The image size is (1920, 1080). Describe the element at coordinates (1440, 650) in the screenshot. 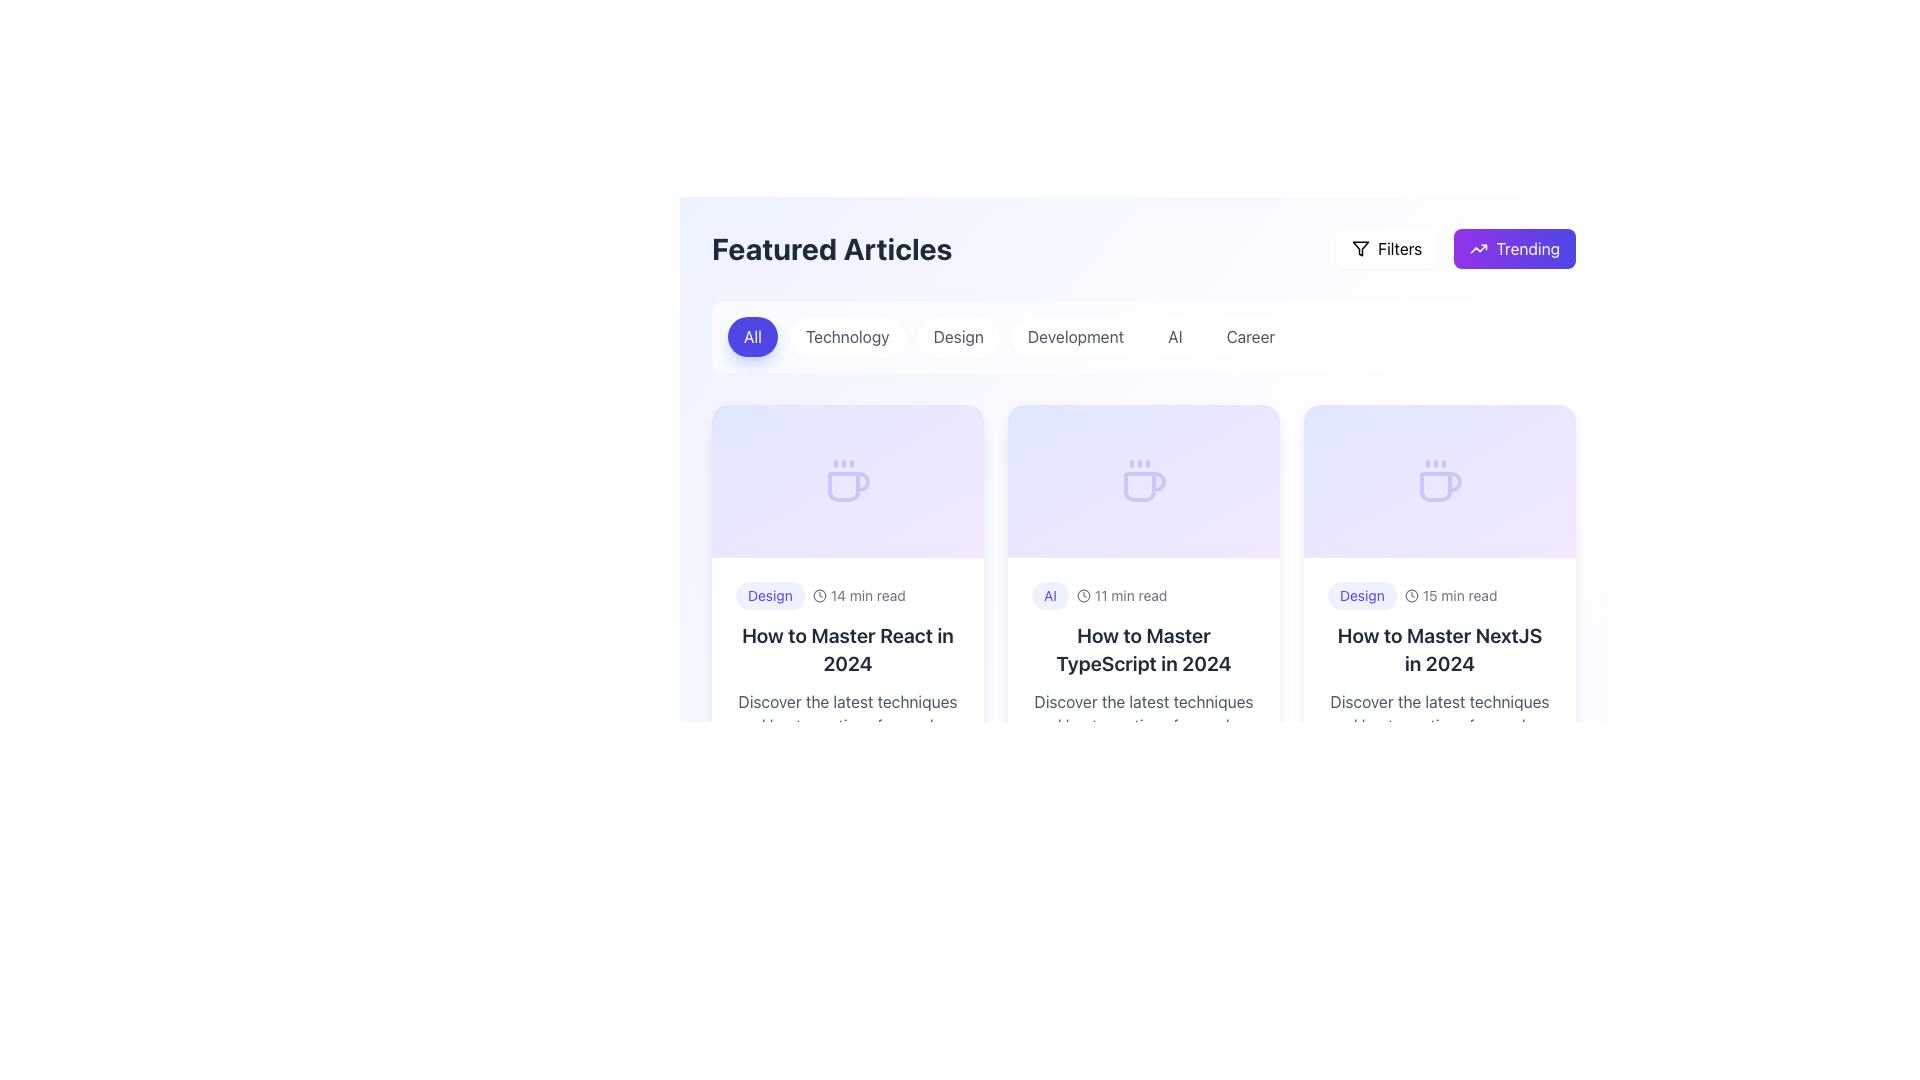

I see `the clickable title of the third article card in the 'Featured Articles' section, located below the 'Design' and '15 min read' indicators` at that location.